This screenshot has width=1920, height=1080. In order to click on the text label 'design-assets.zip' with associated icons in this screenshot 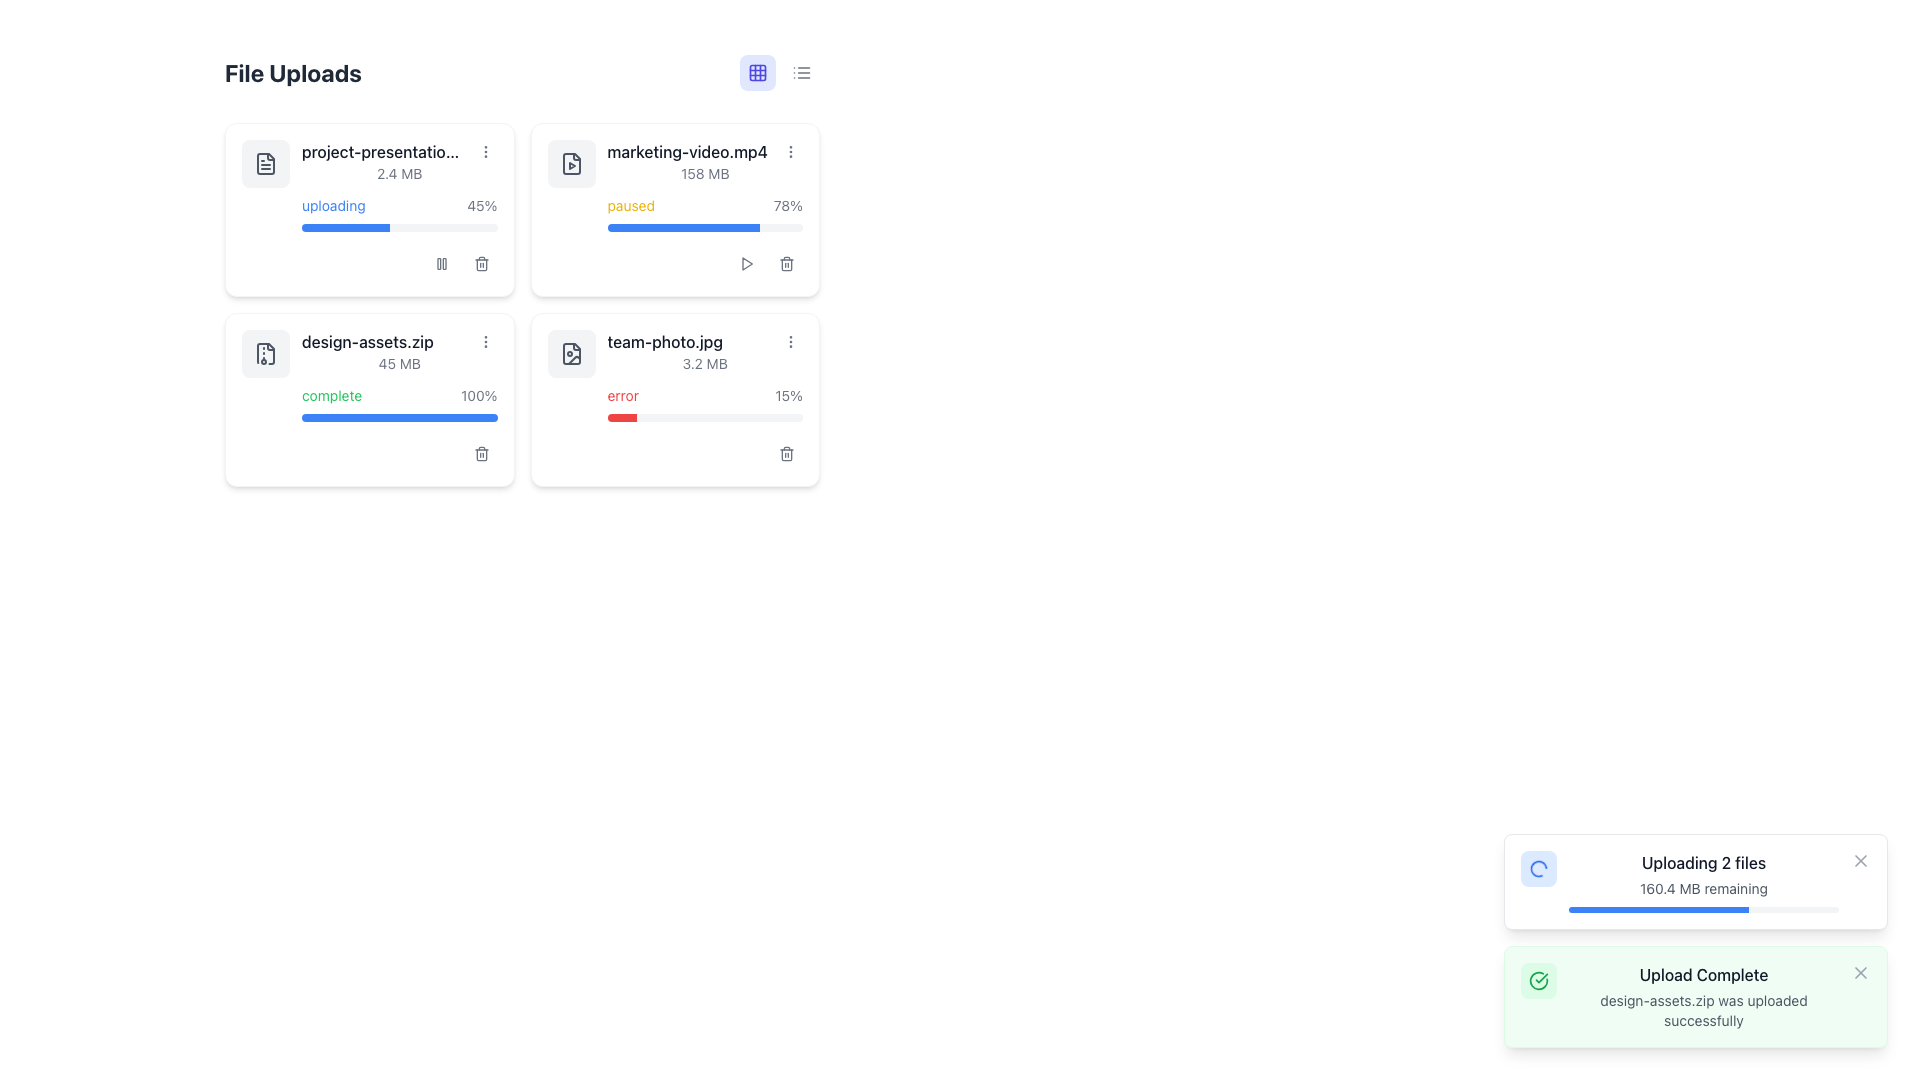, I will do `click(399, 341)`.